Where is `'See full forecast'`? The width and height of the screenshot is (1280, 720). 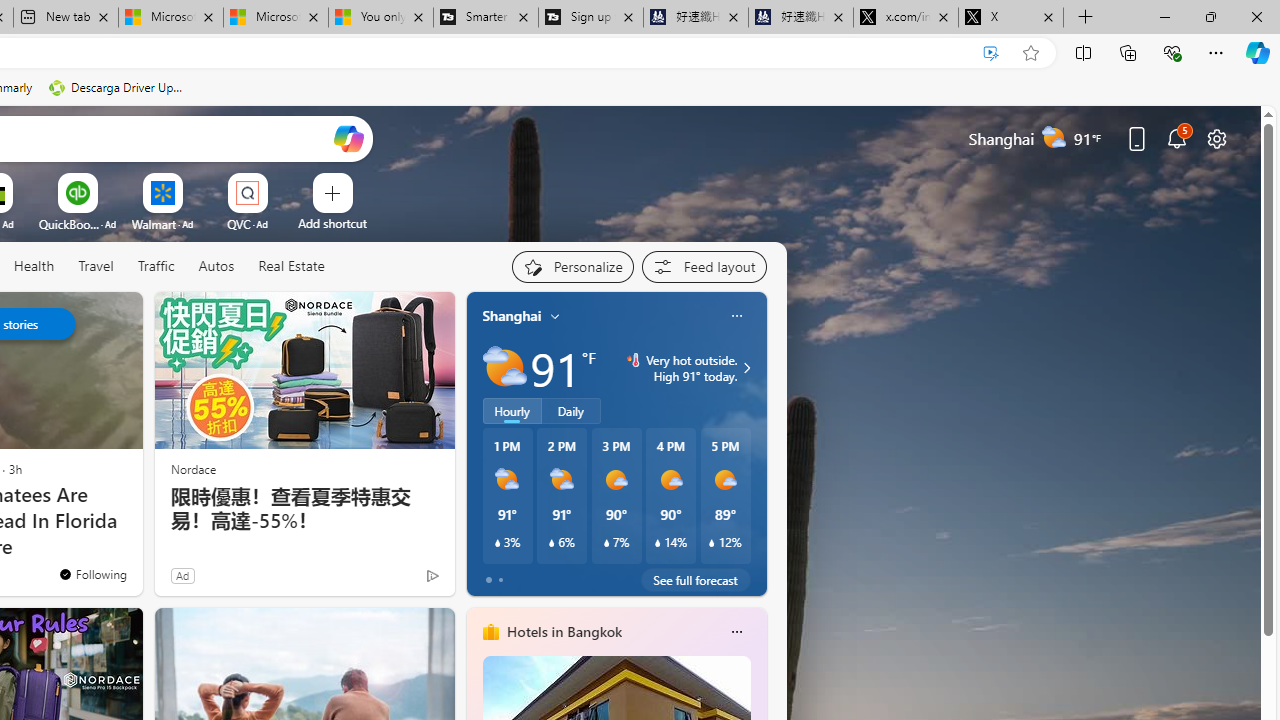
'See full forecast' is located at coordinates (695, 579).